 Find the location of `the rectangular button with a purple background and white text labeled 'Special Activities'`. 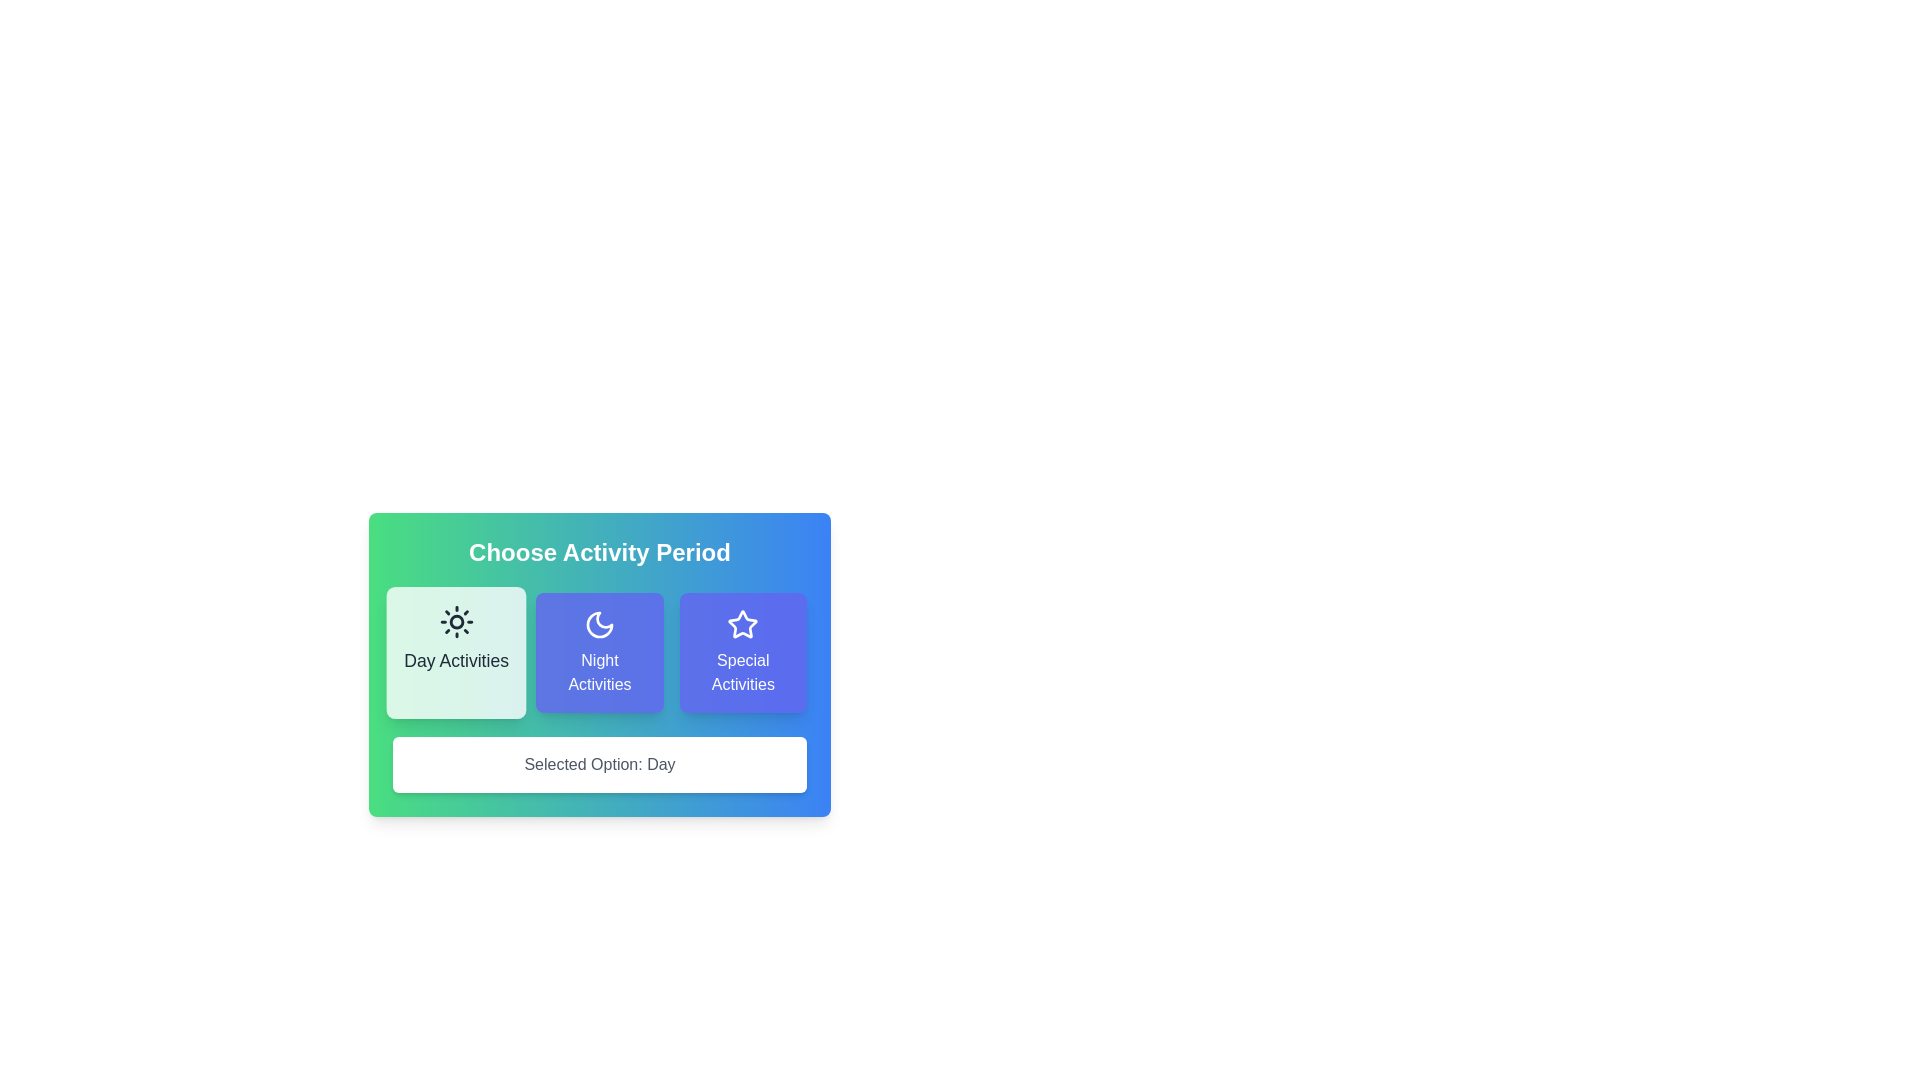

the rectangular button with a purple background and white text labeled 'Special Activities' is located at coordinates (742, 652).